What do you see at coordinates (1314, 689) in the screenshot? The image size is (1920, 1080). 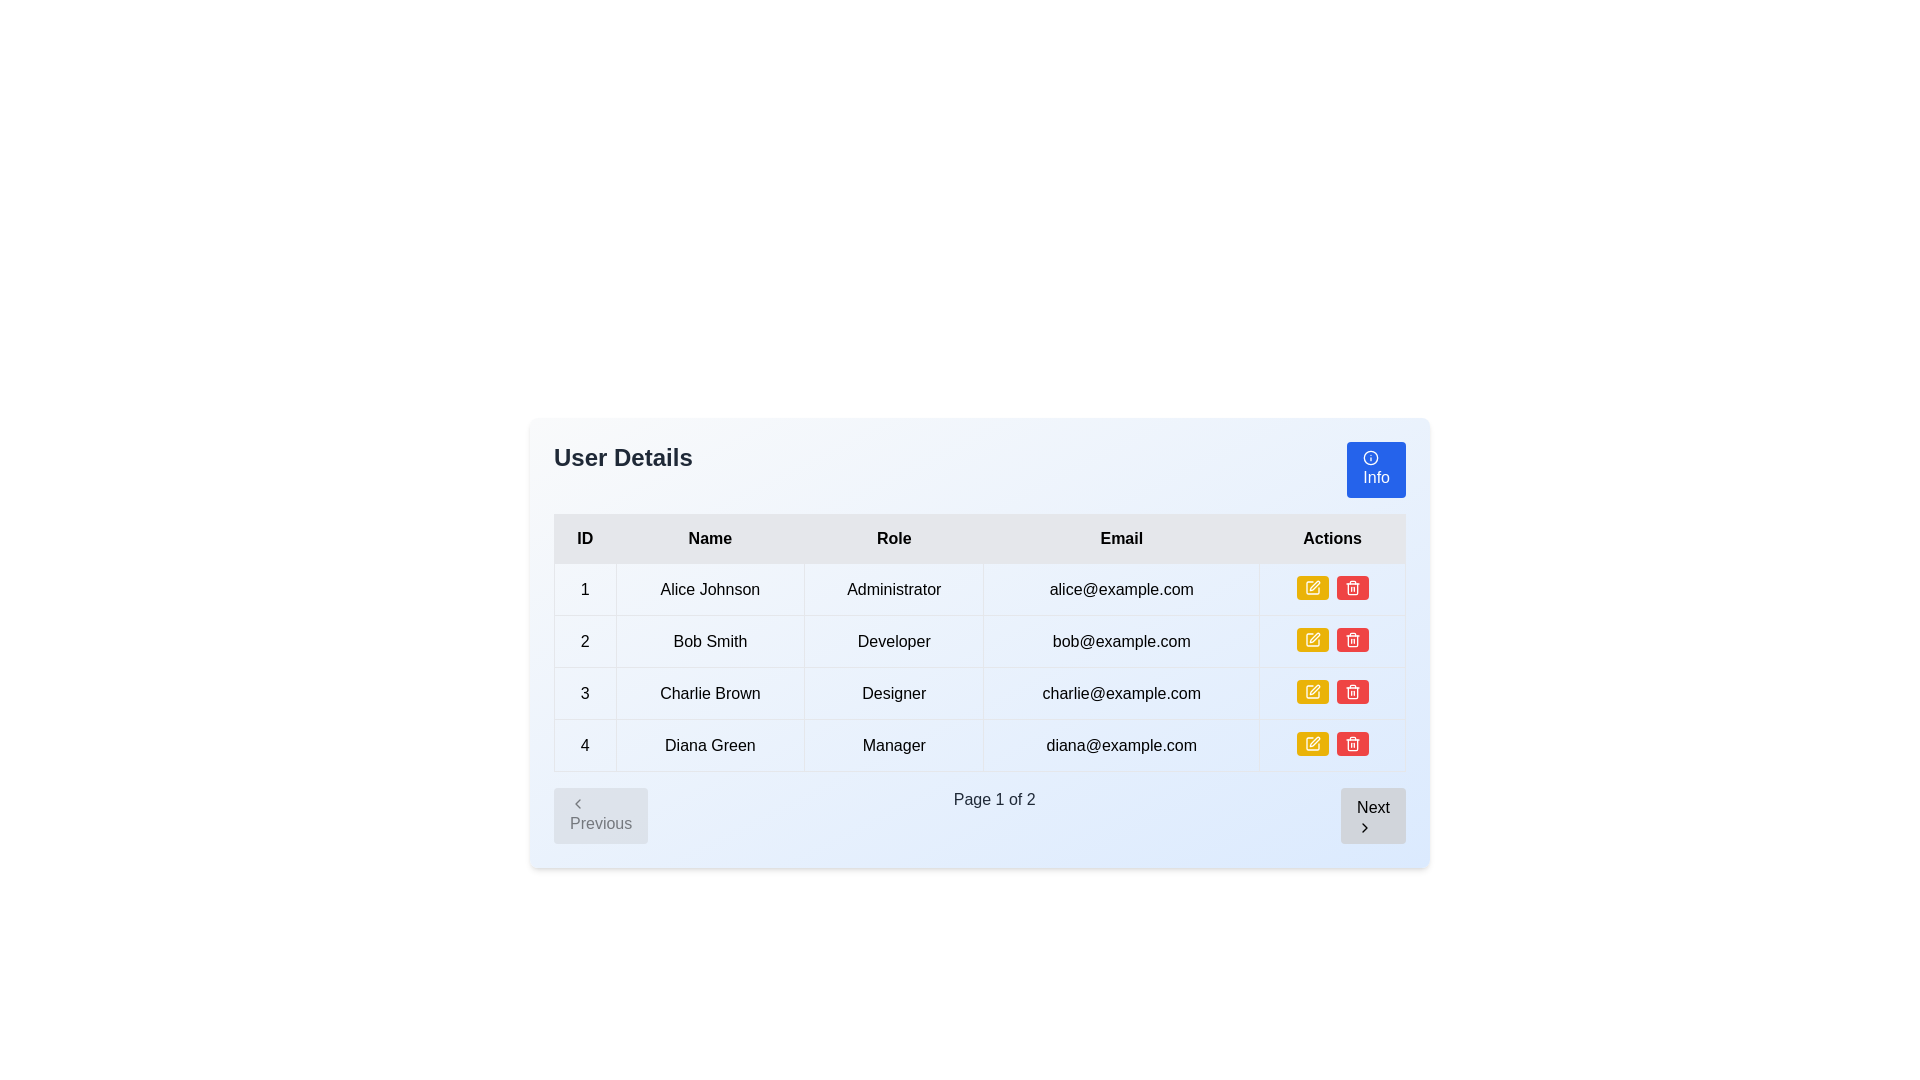 I see `the small yellow edit icon in the Actions column for user 'Charlie Brown'` at bounding box center [1314, 689].